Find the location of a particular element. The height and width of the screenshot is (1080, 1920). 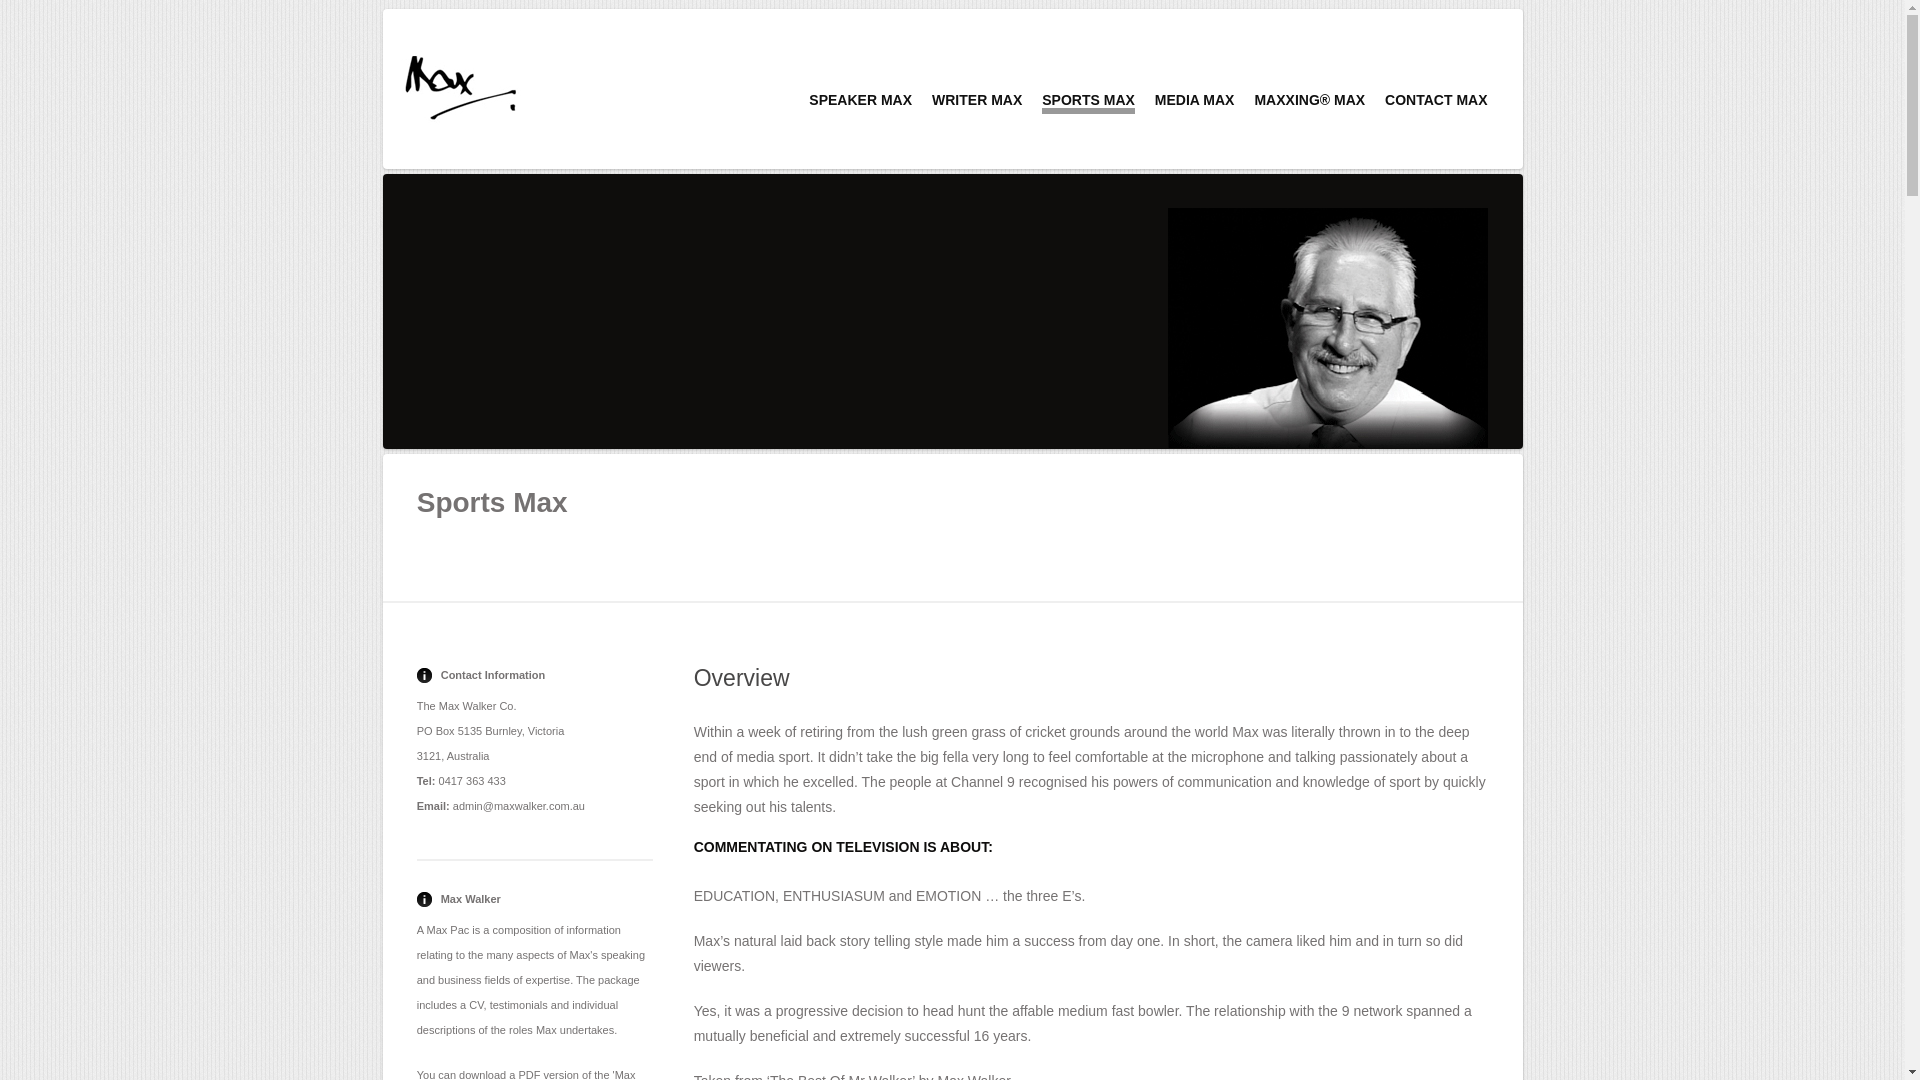

'SPORTS MAX' is located at coordinates (1087, 103).